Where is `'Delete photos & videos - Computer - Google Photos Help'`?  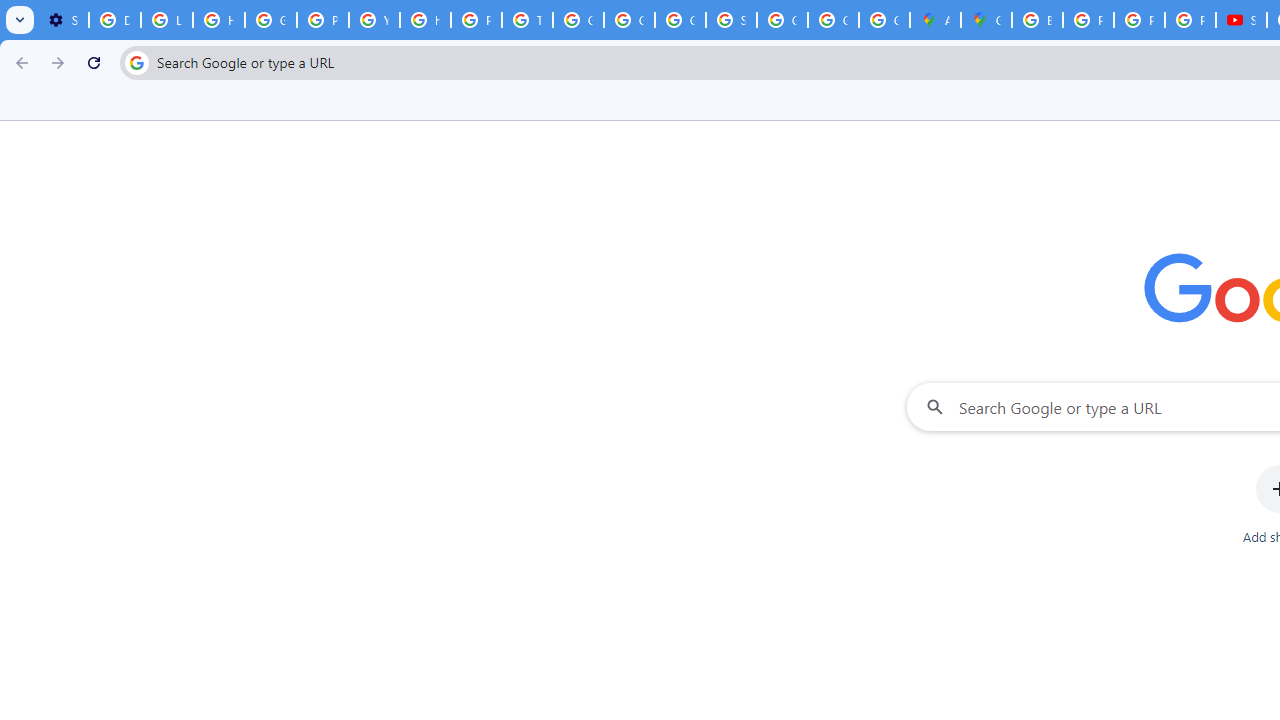
'Delete photos & videos - Computer - Google Photos Help' is located at coordinates (113, 20).